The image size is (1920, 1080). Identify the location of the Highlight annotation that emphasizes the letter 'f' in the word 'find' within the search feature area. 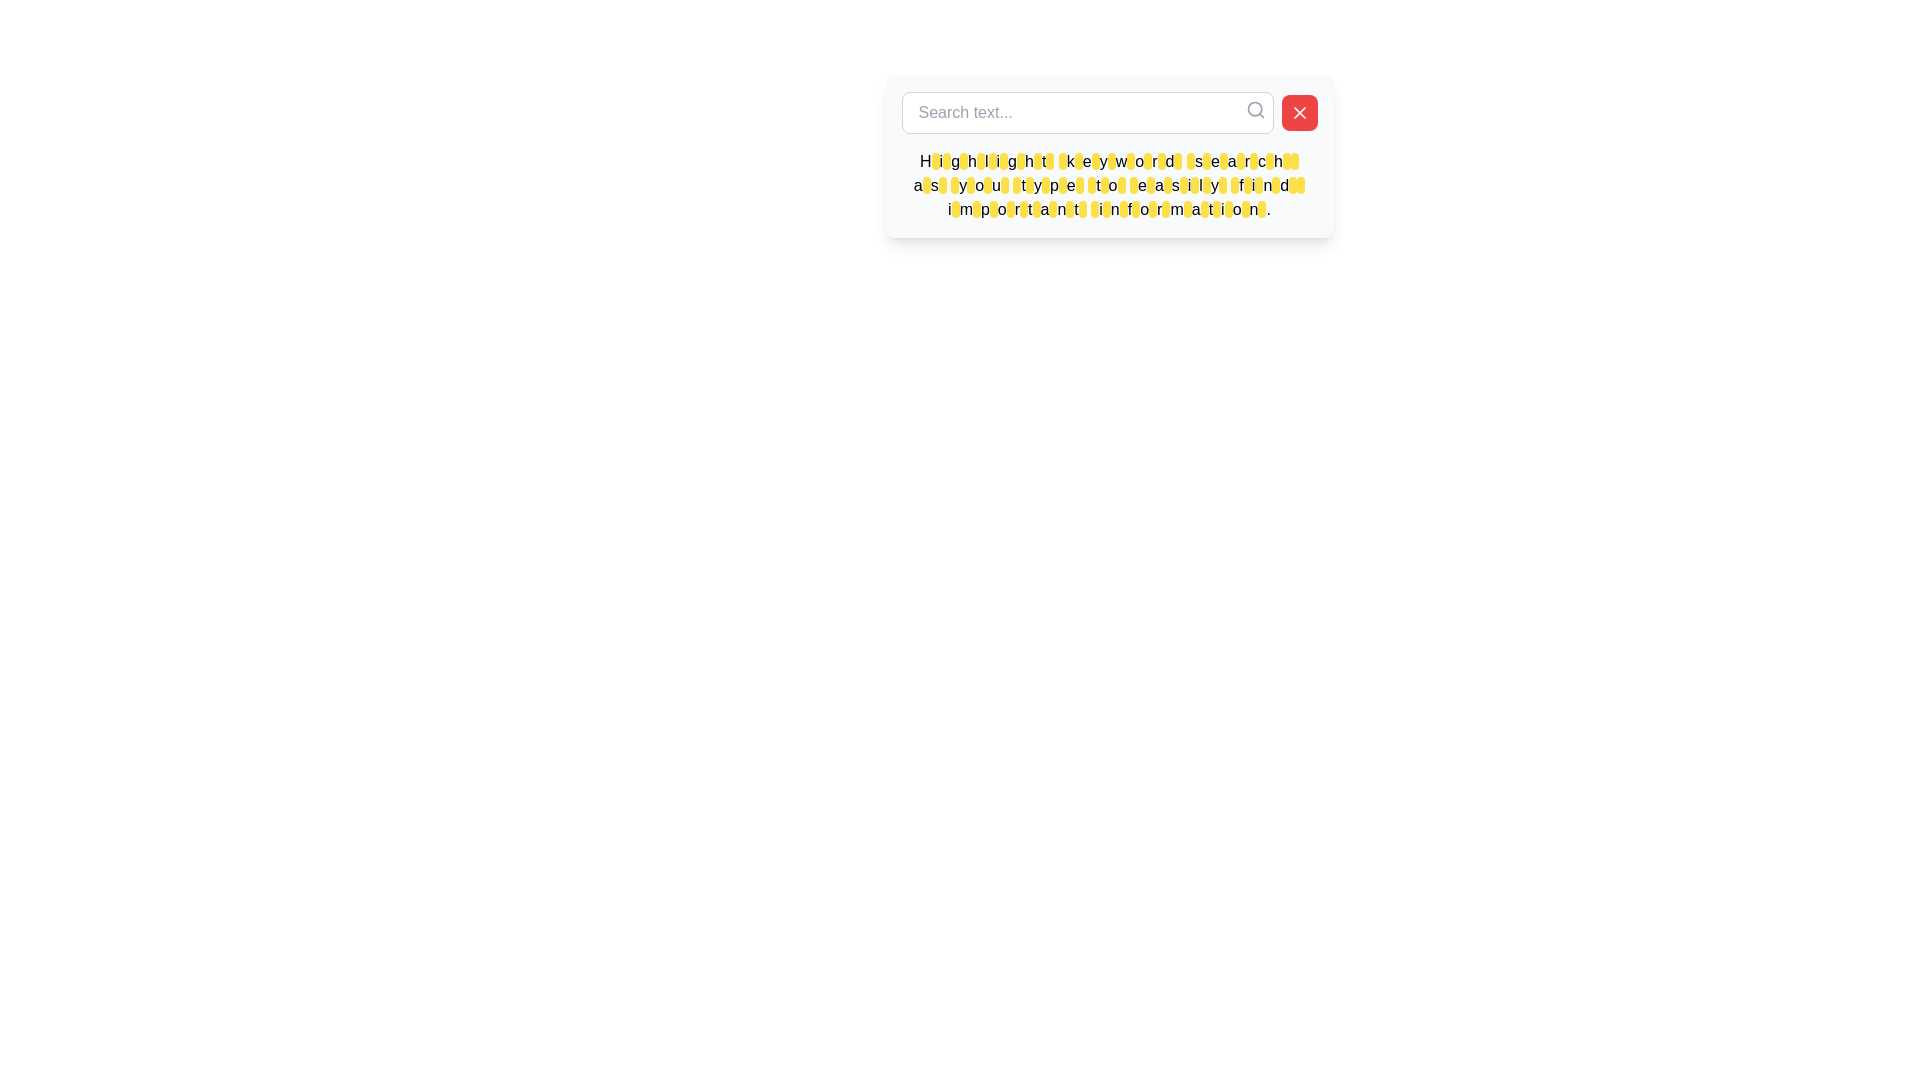
(1195, 185).